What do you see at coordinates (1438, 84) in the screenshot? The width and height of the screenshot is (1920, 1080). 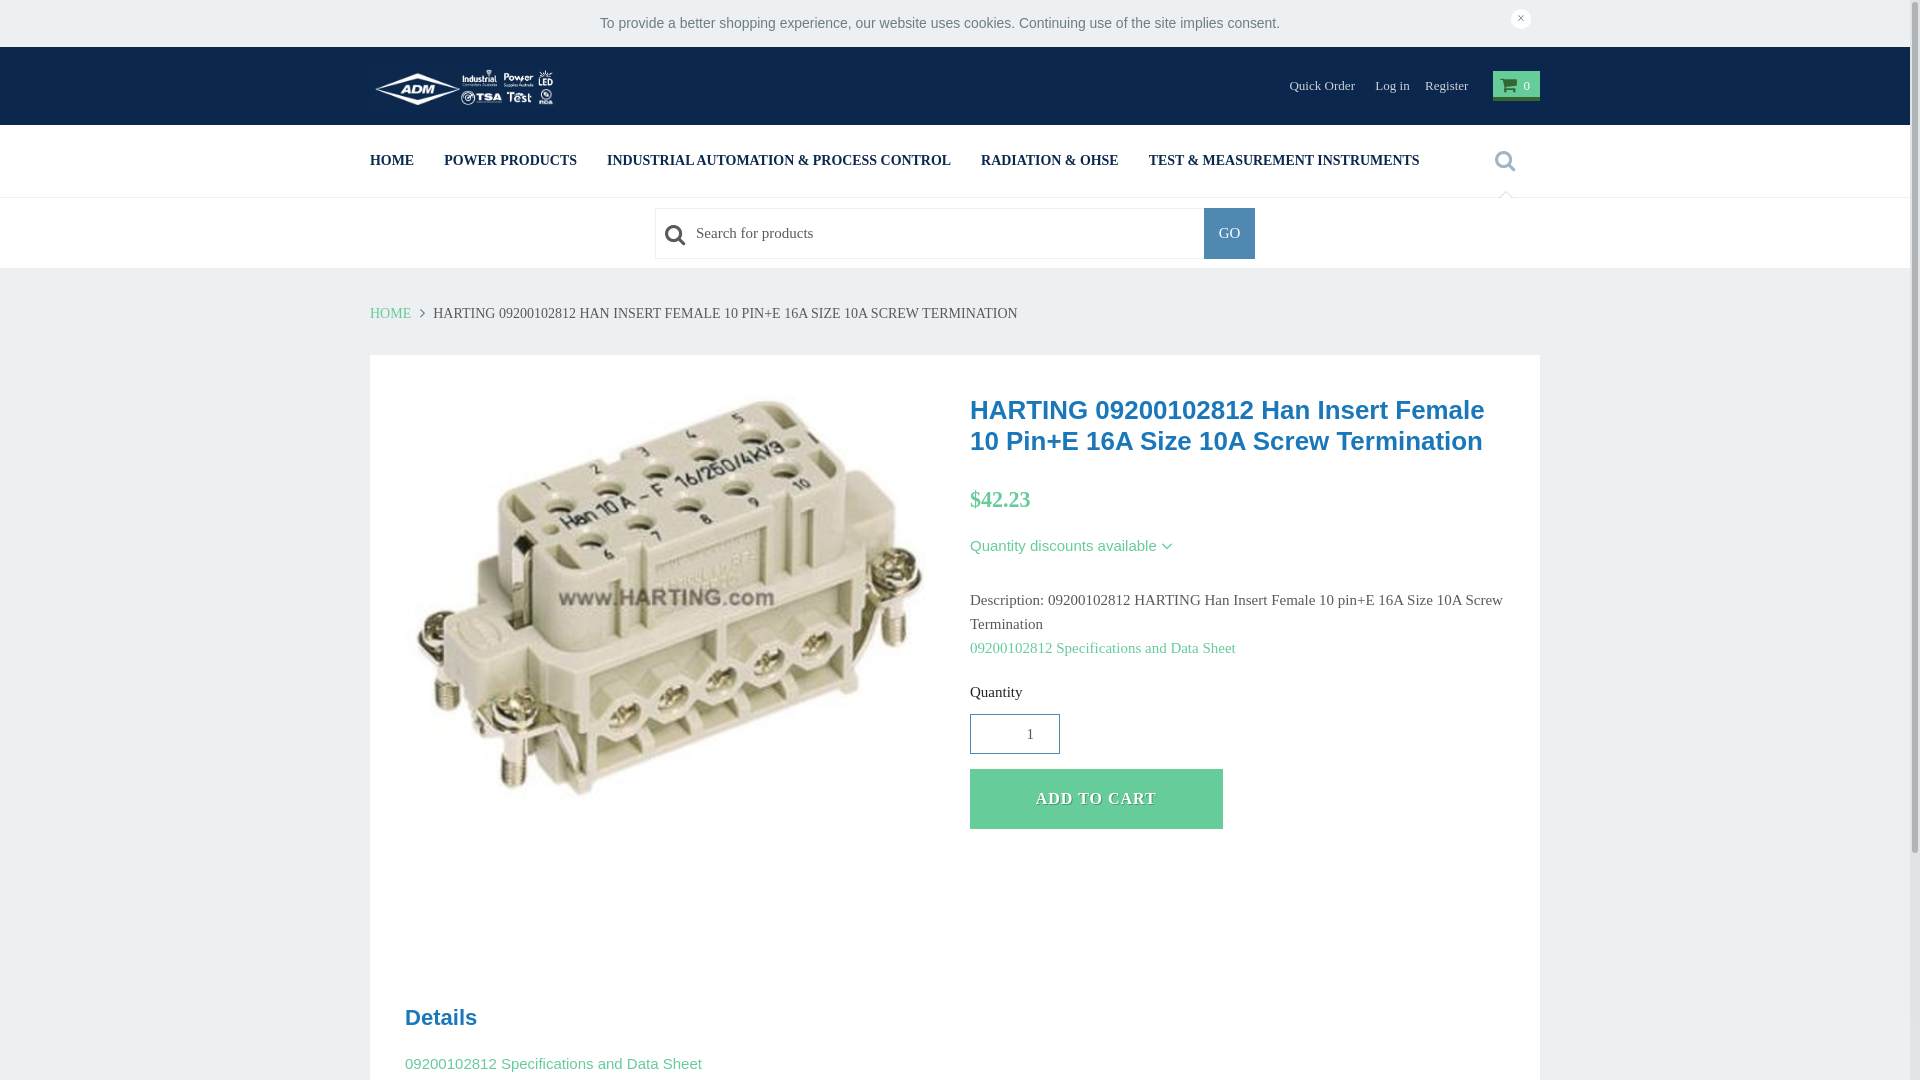 I see `'Register'` at bounding box center [1438, 84].